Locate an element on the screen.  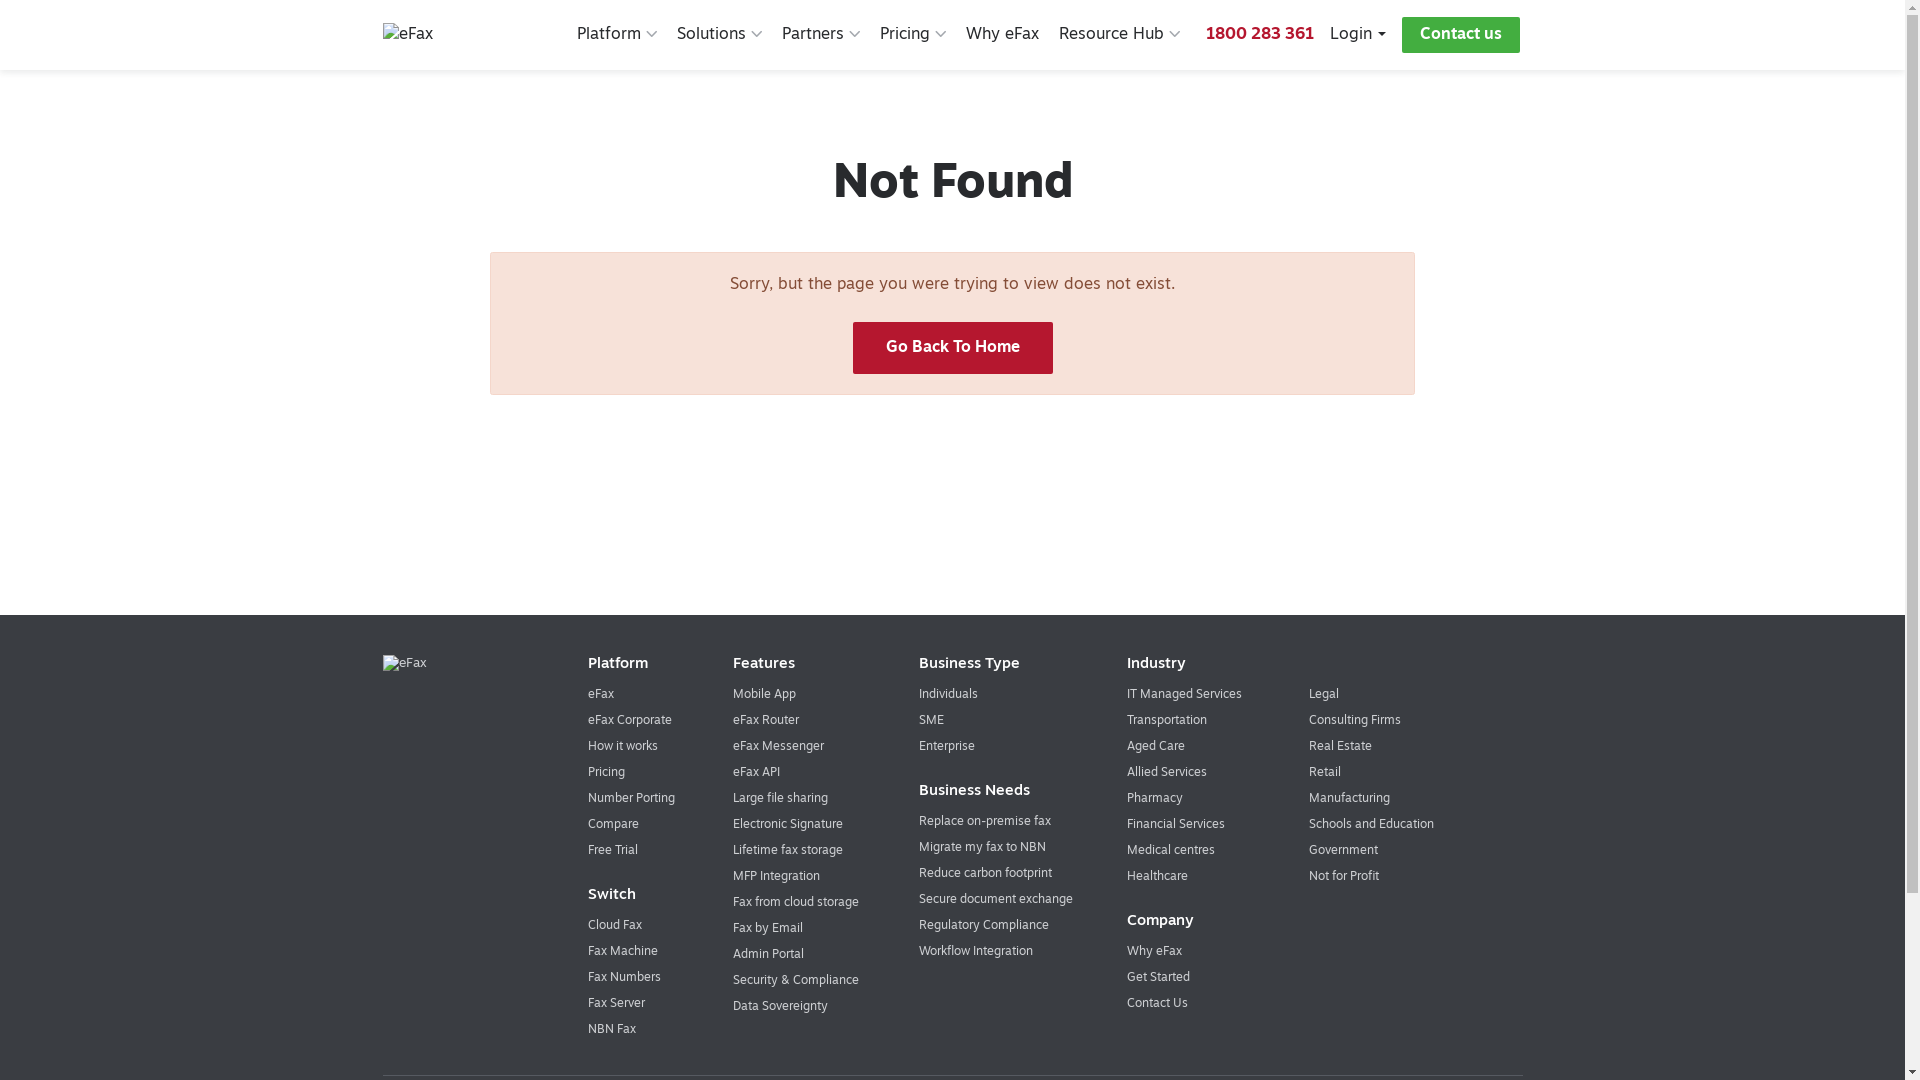
'IT Managed Services' is located at coordinates (1127, 693).